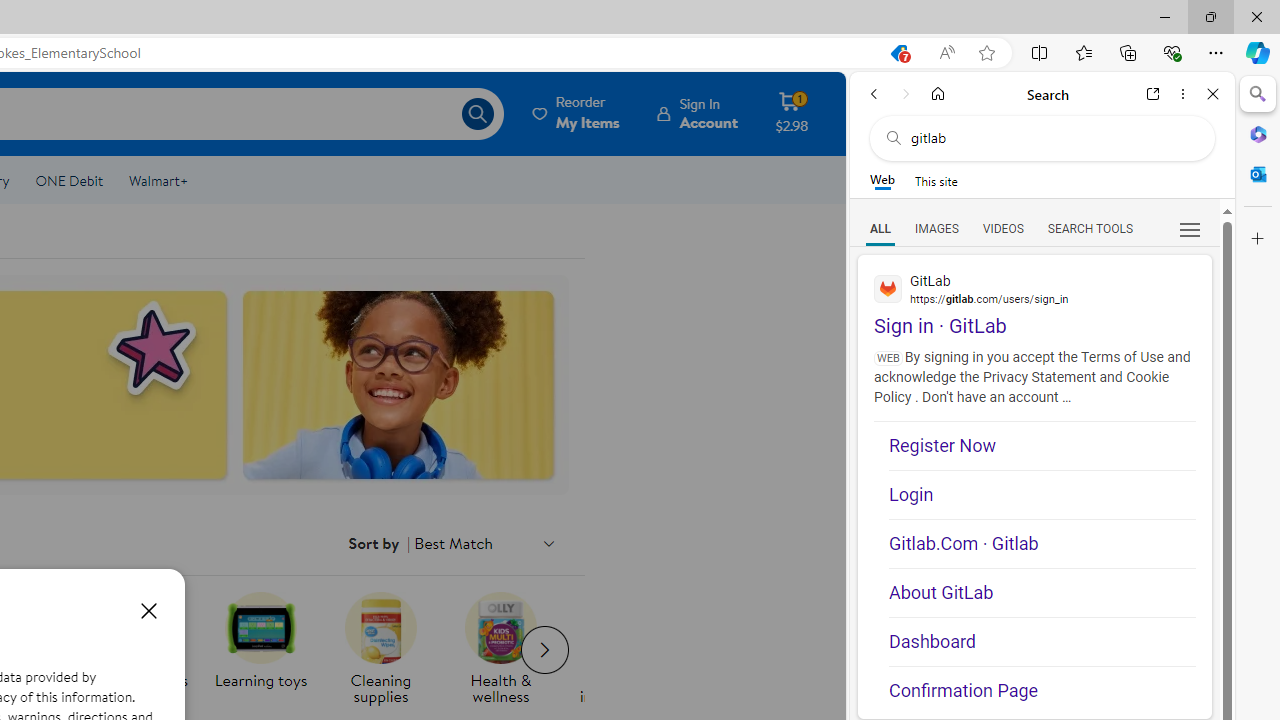 This screenshot has width=1280, height=720. I want to click on 'Close Search pane', so click(1257, 94).